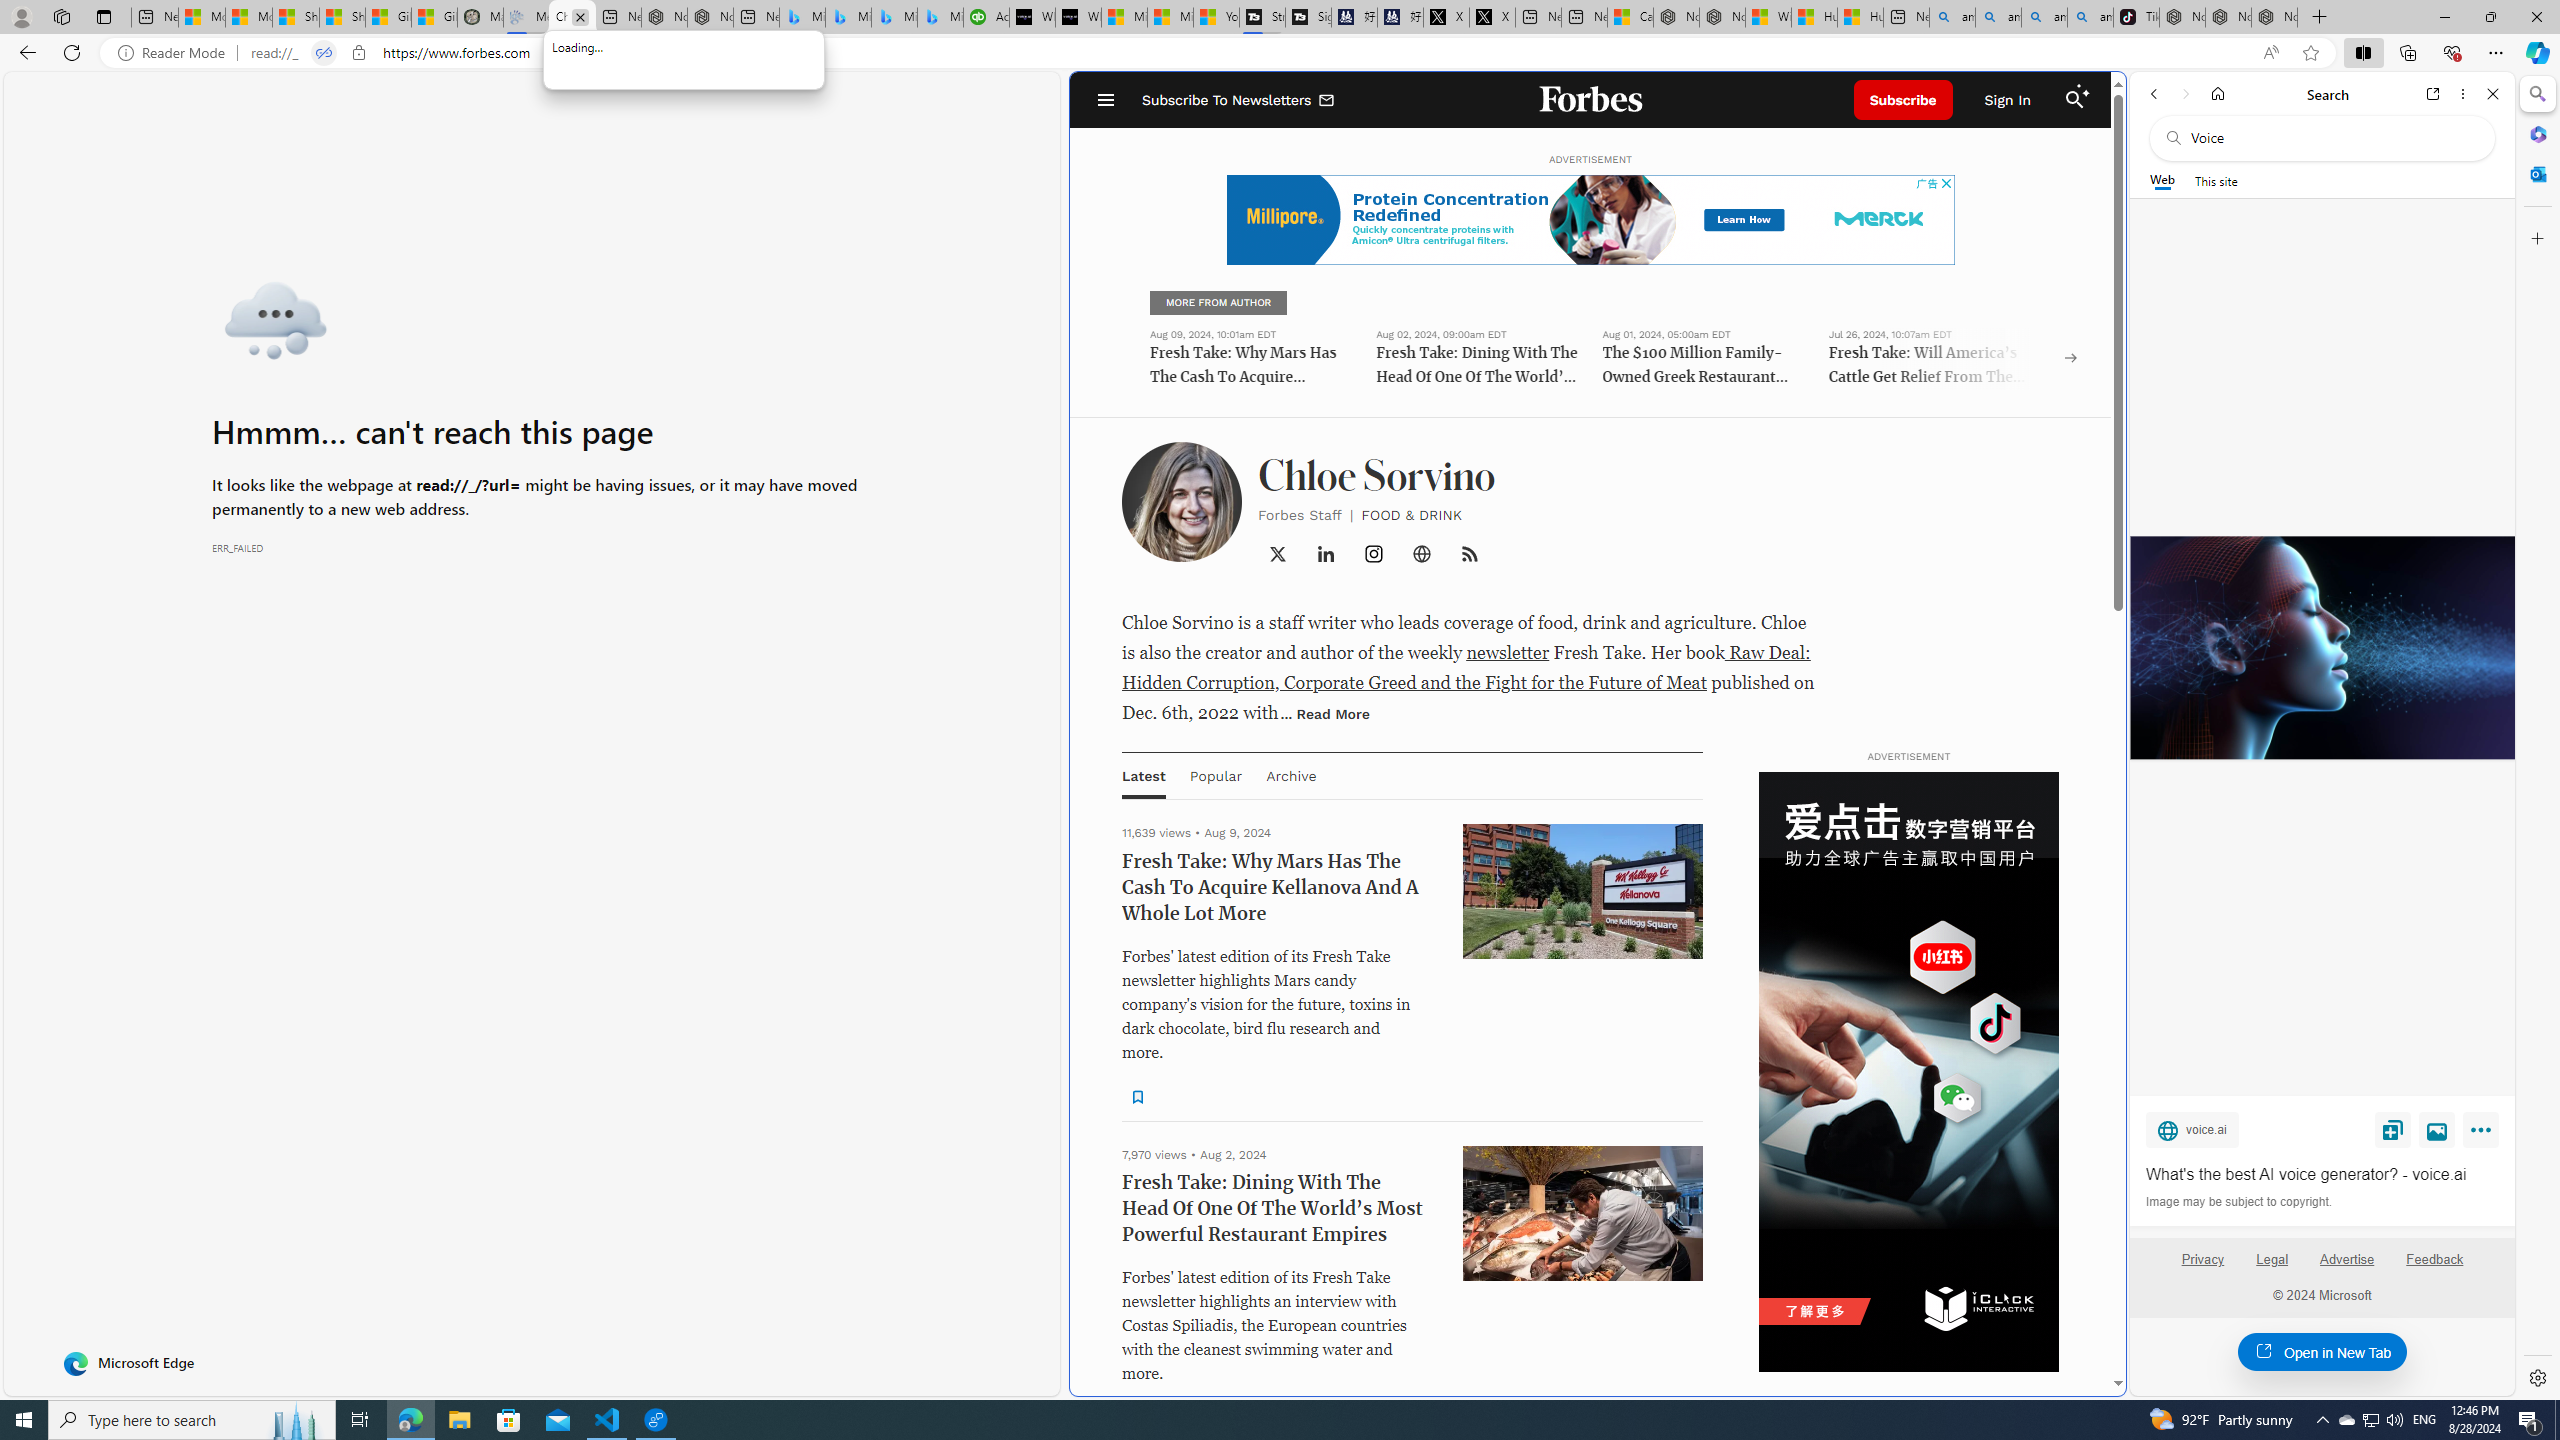 This screenshot has width=2560, height=1440. What do you see at coordinates (709, 16) in the screenshot?
I see `'Nordace - #1 Japanese Best-Seller - Siena Smart Backpack'` at bounding box center [709, 16].